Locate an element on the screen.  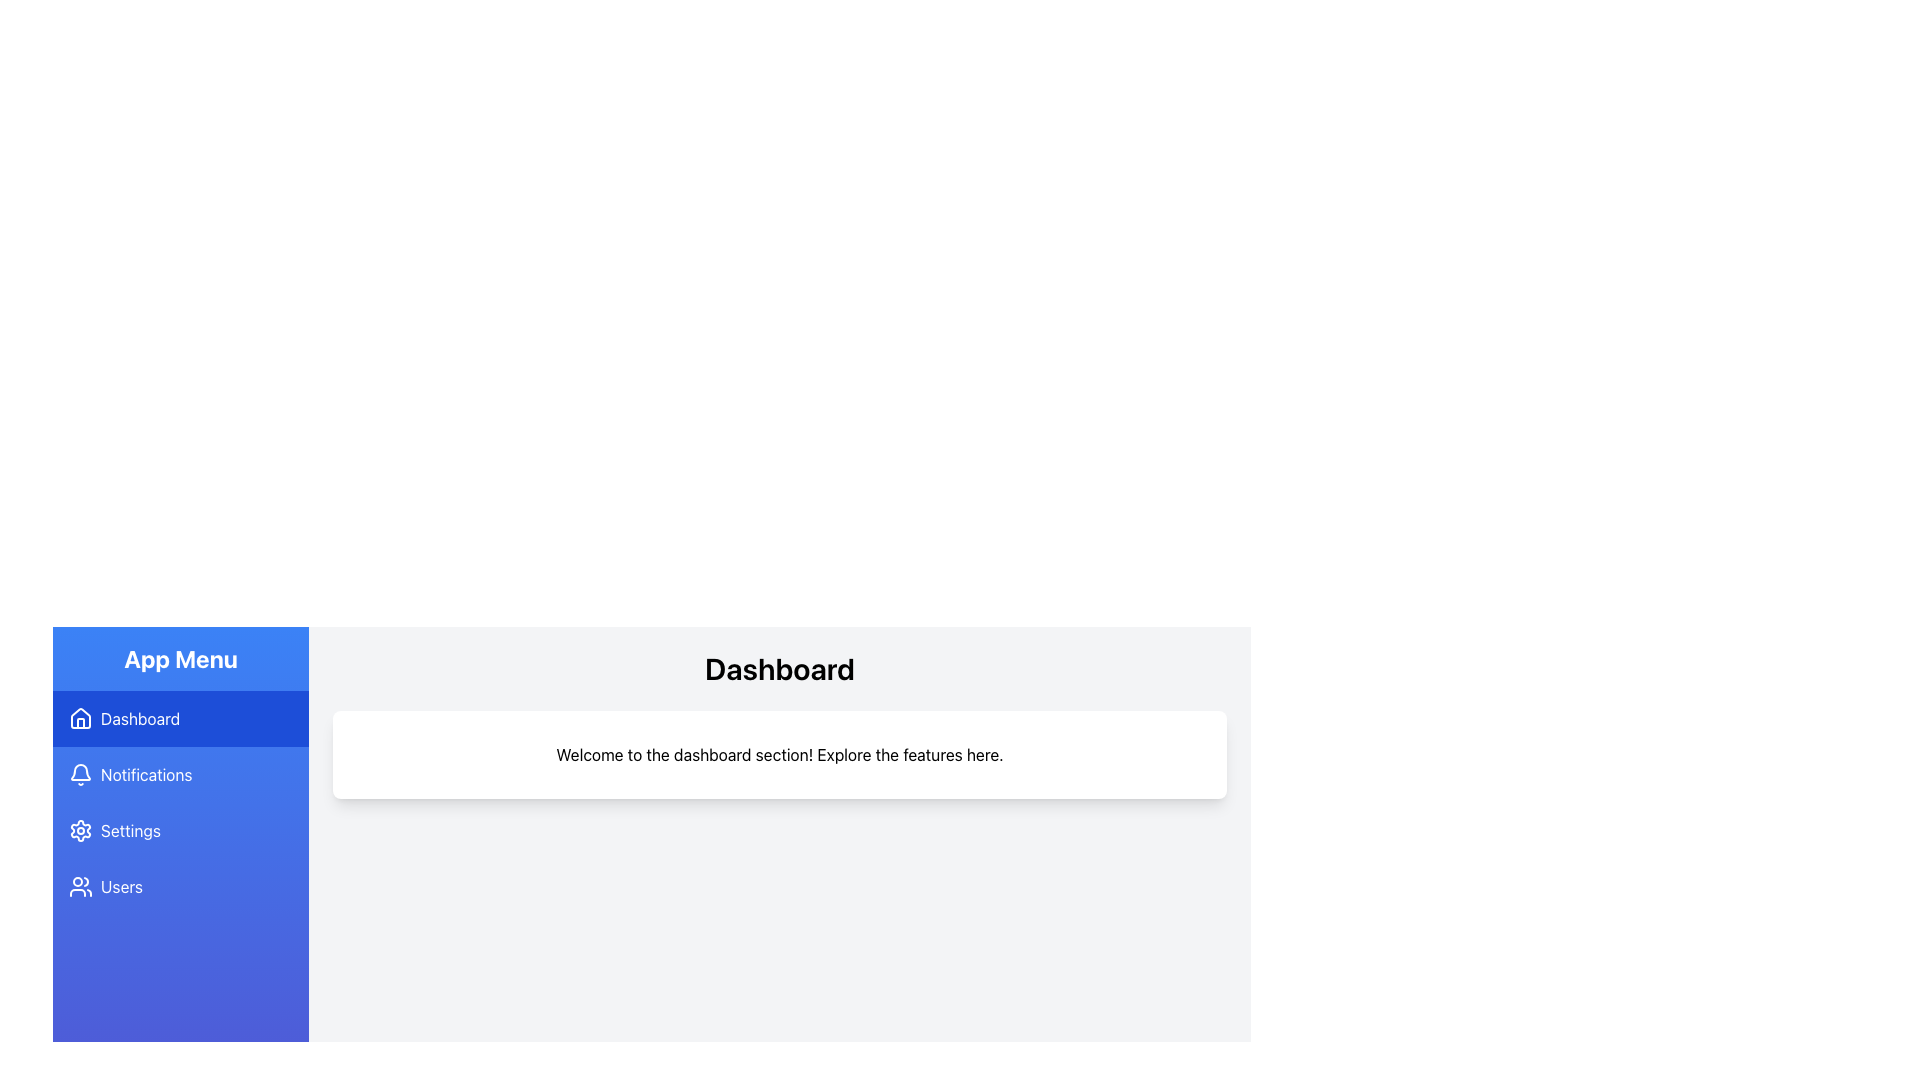
the minimalistic user icon located to the left of the 'Users' label in the vertical navigation menu is located at coordinates (80, 886).